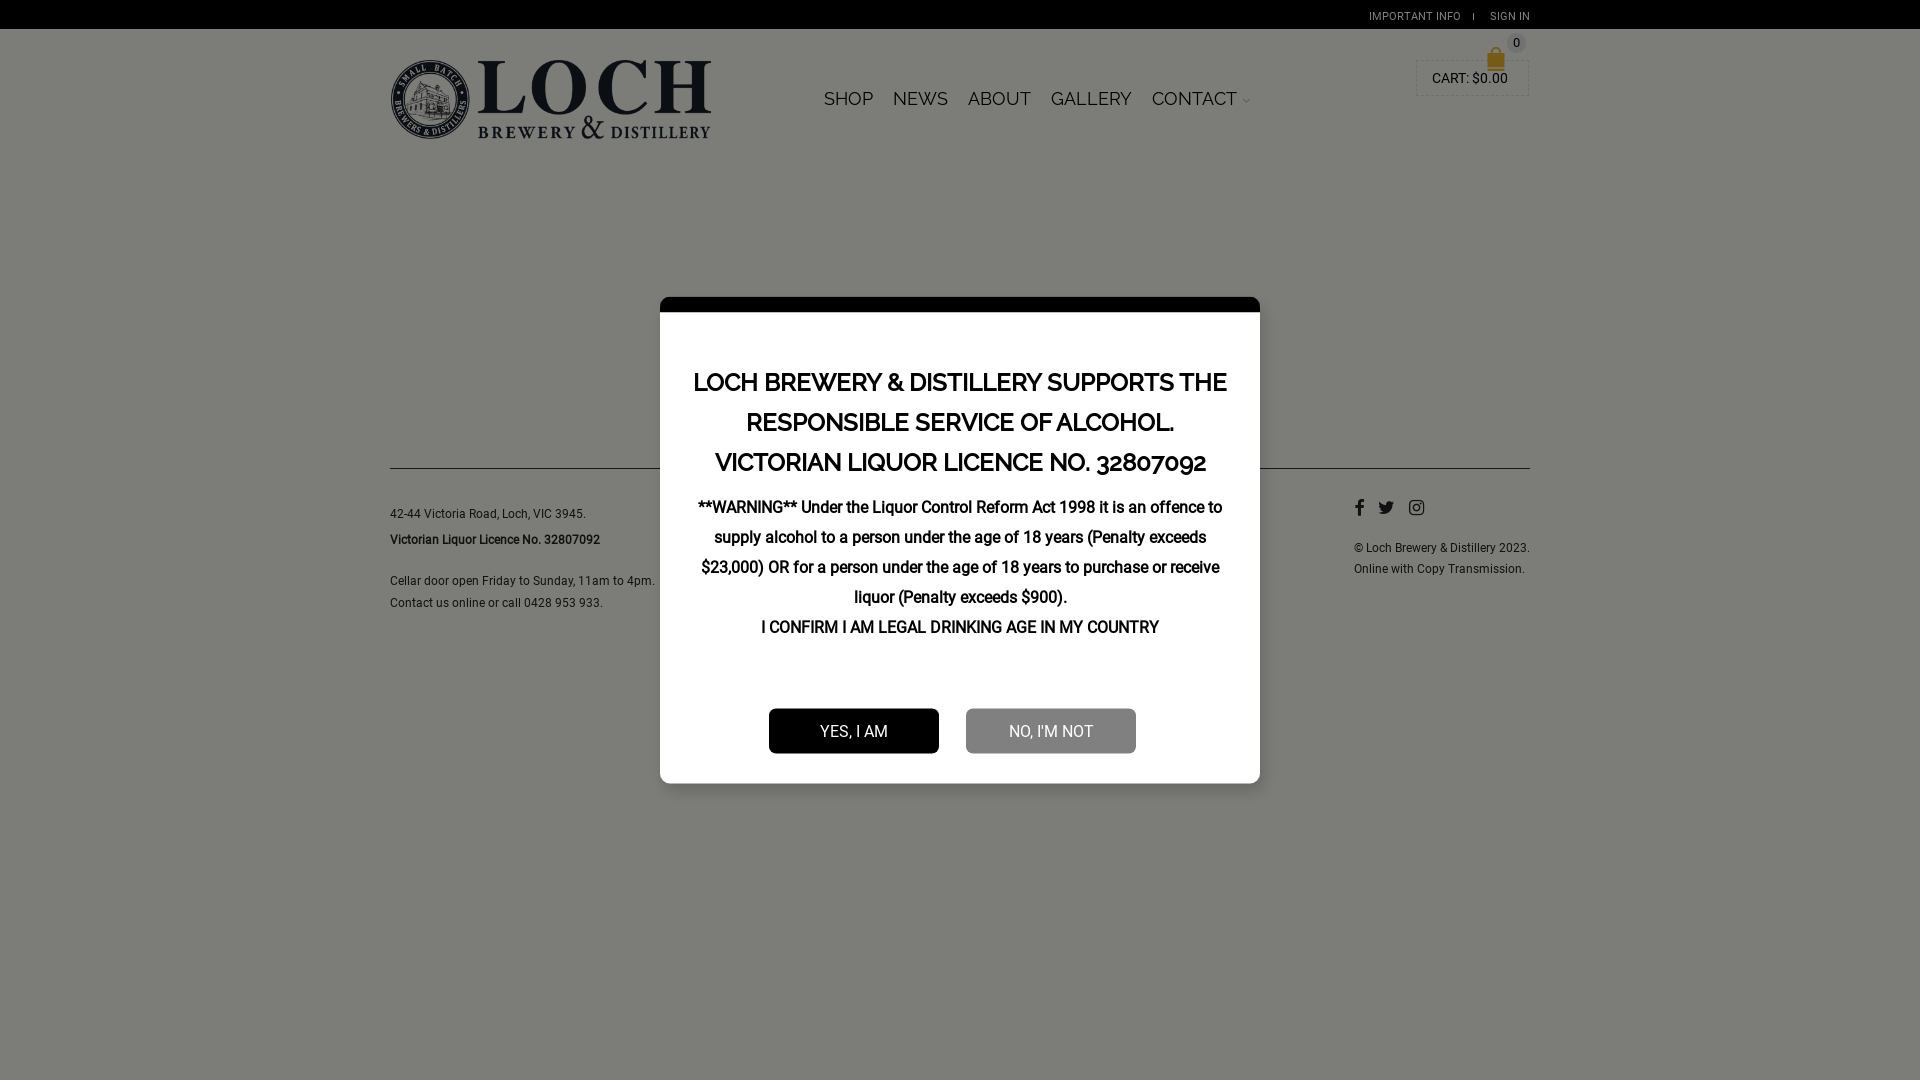  Describe the element at coordinates (848, 99) in the screenshot. I see `'SHOP'` at that location.